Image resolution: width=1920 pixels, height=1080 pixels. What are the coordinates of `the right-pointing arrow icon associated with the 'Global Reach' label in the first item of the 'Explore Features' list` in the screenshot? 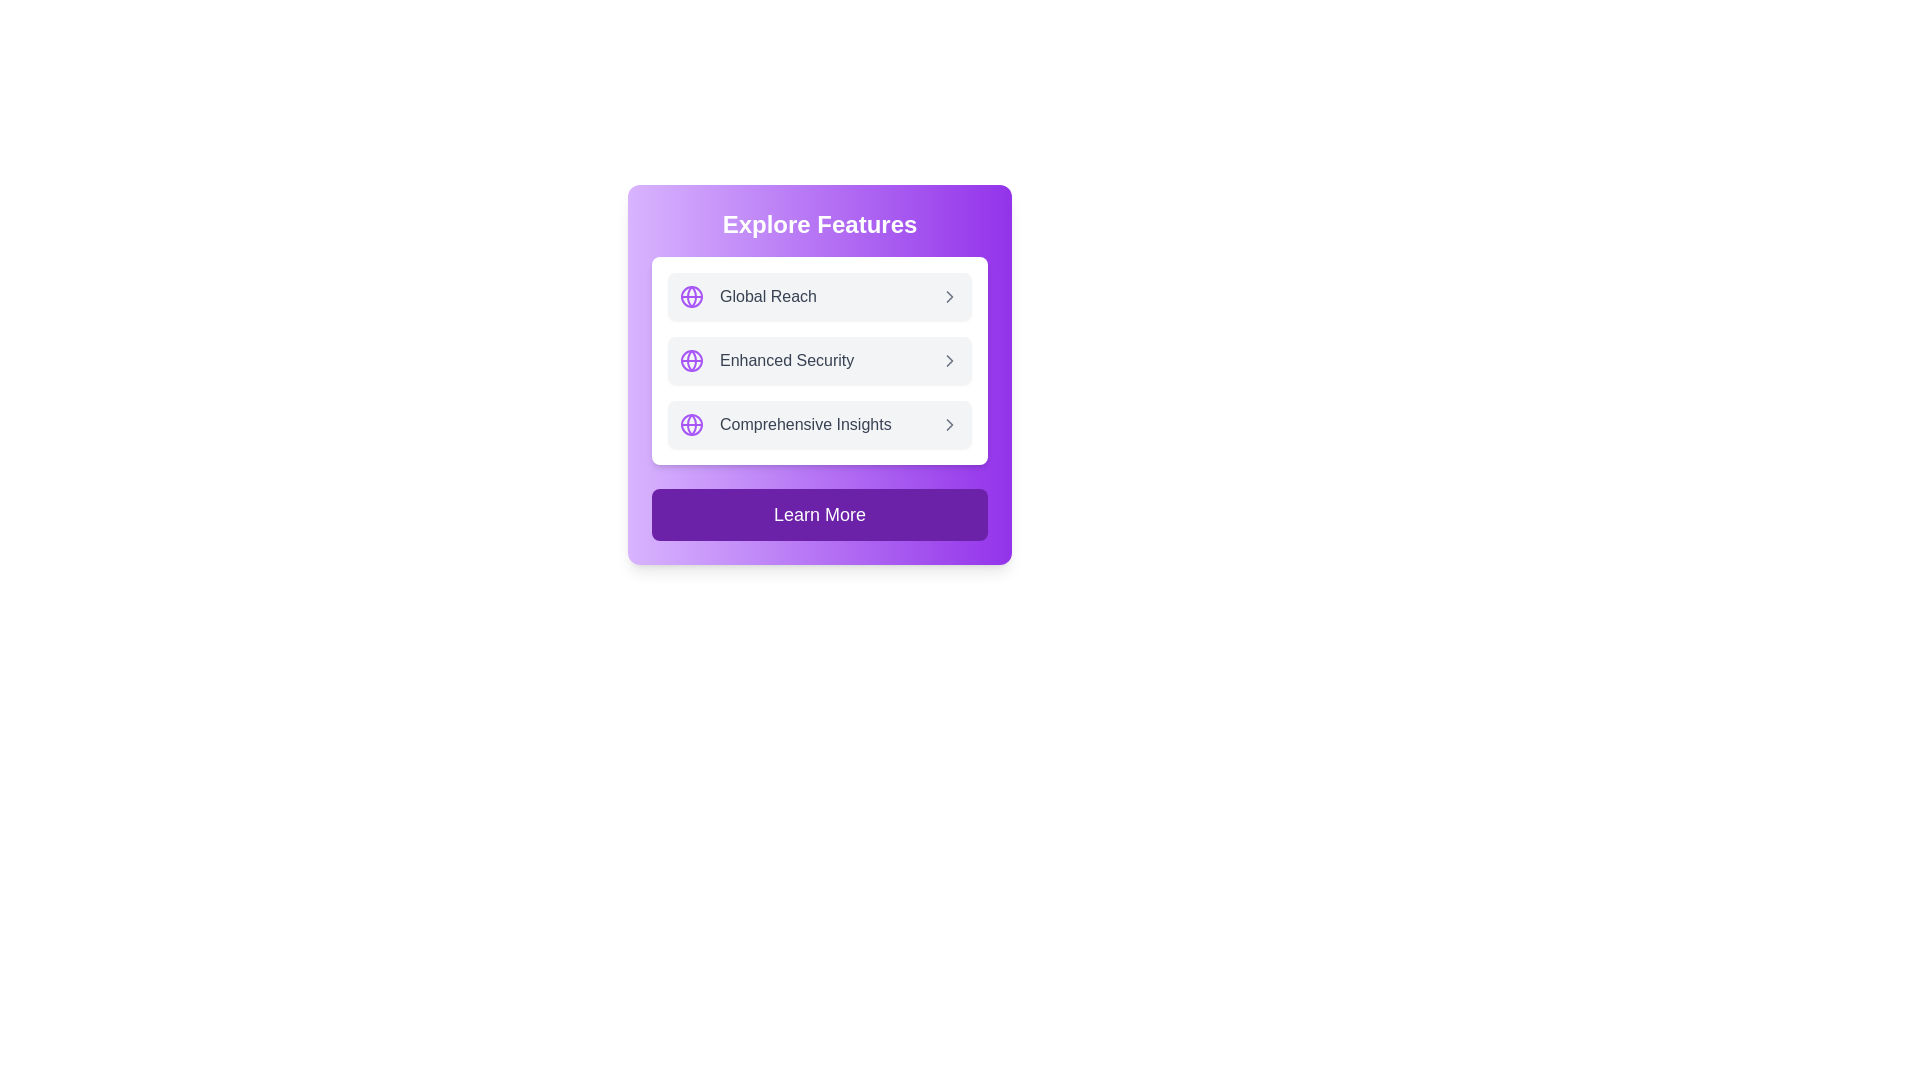 It's located at (949, 297).